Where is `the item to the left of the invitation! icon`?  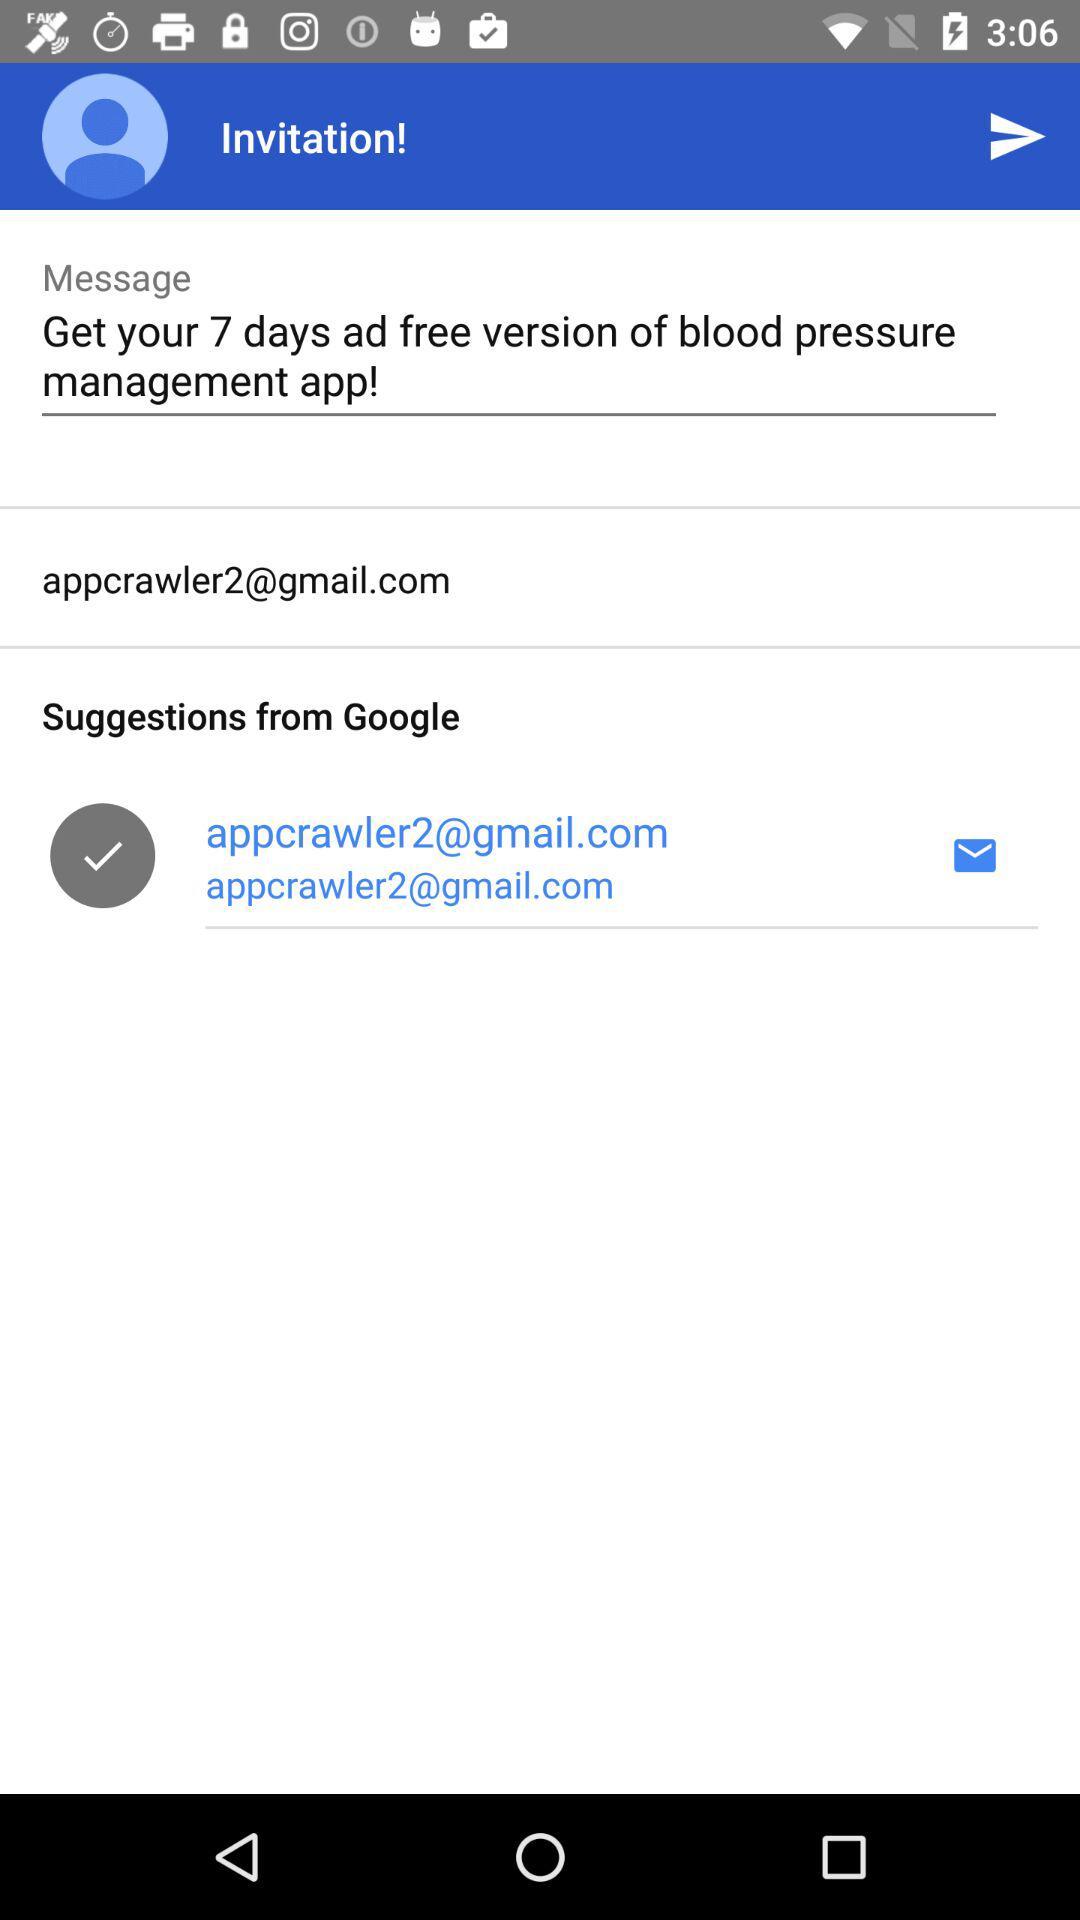
the item to the left of the invitation! icon is located at coordinates (104, 135).